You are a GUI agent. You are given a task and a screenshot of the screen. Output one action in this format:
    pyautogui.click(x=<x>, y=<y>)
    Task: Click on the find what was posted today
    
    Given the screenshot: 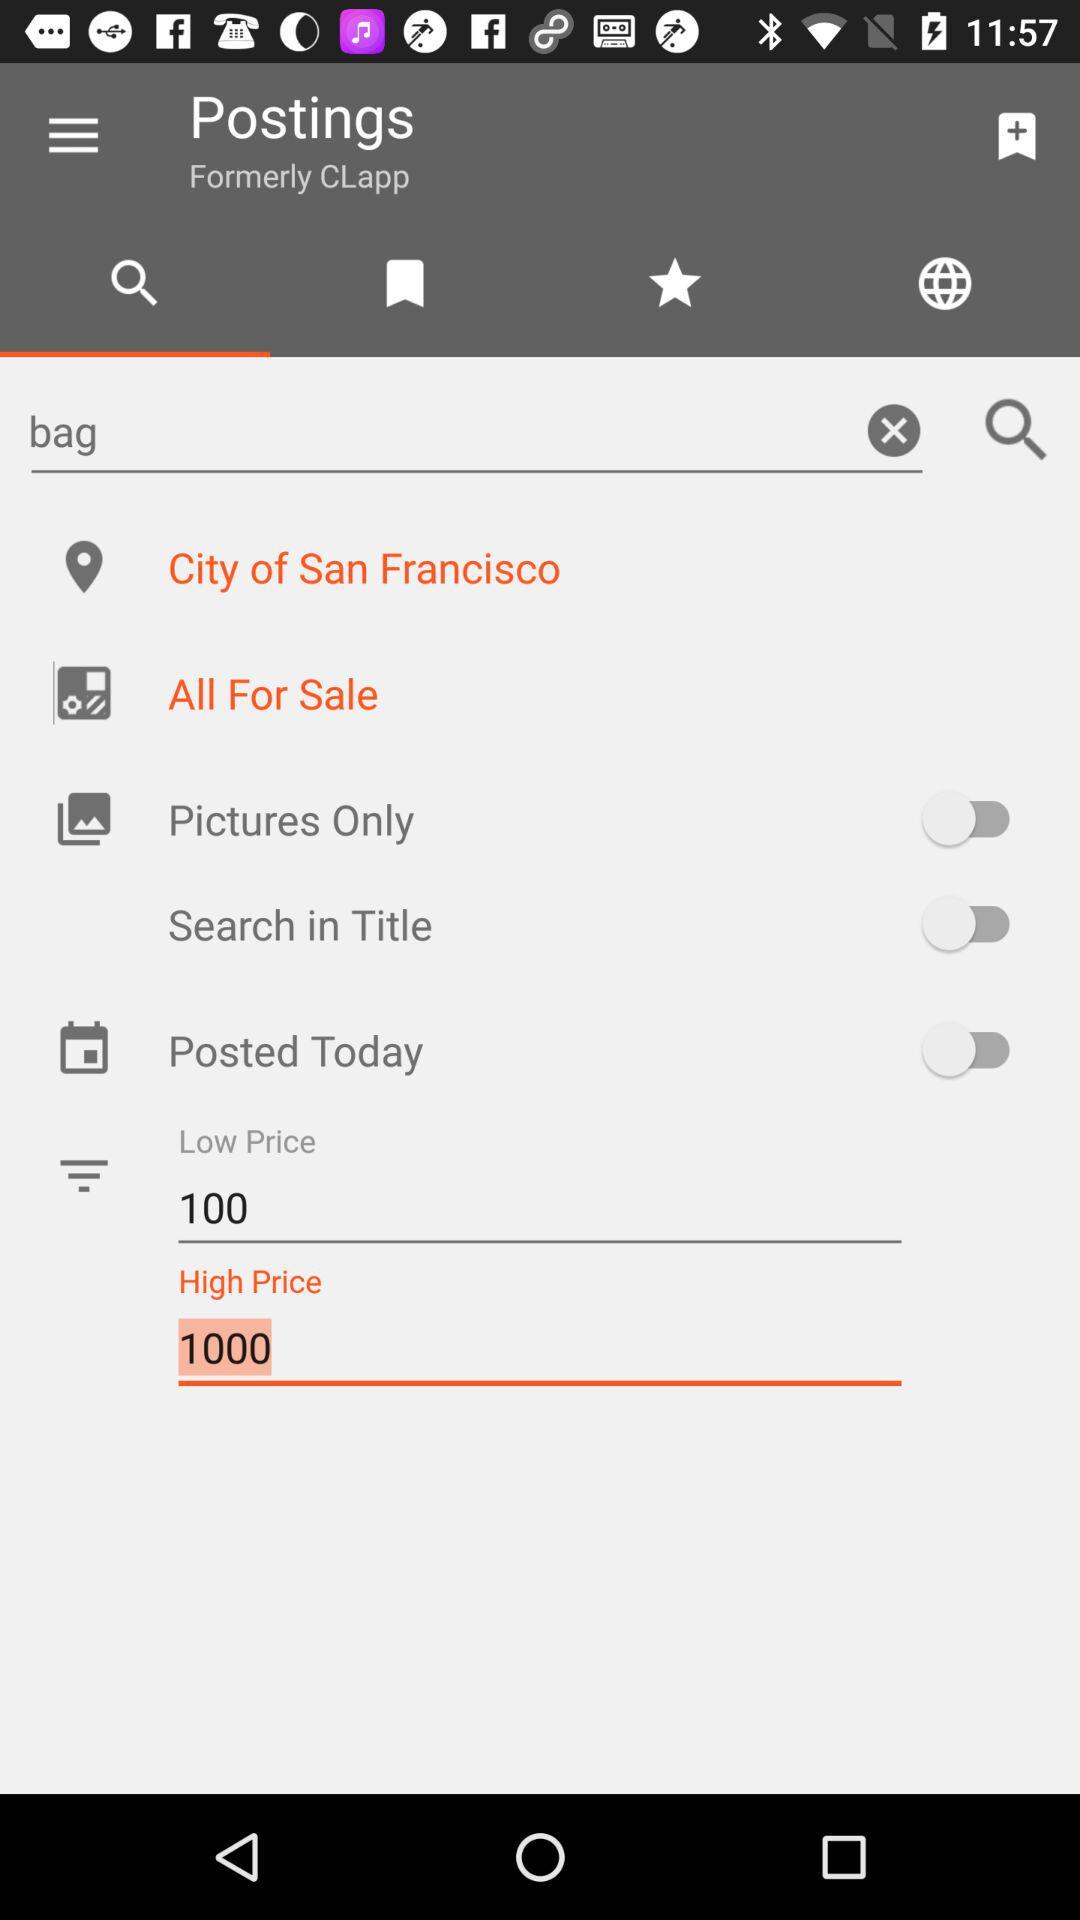 What is the action you would take?
    pyautogui.click(x=974, y=1048)
    